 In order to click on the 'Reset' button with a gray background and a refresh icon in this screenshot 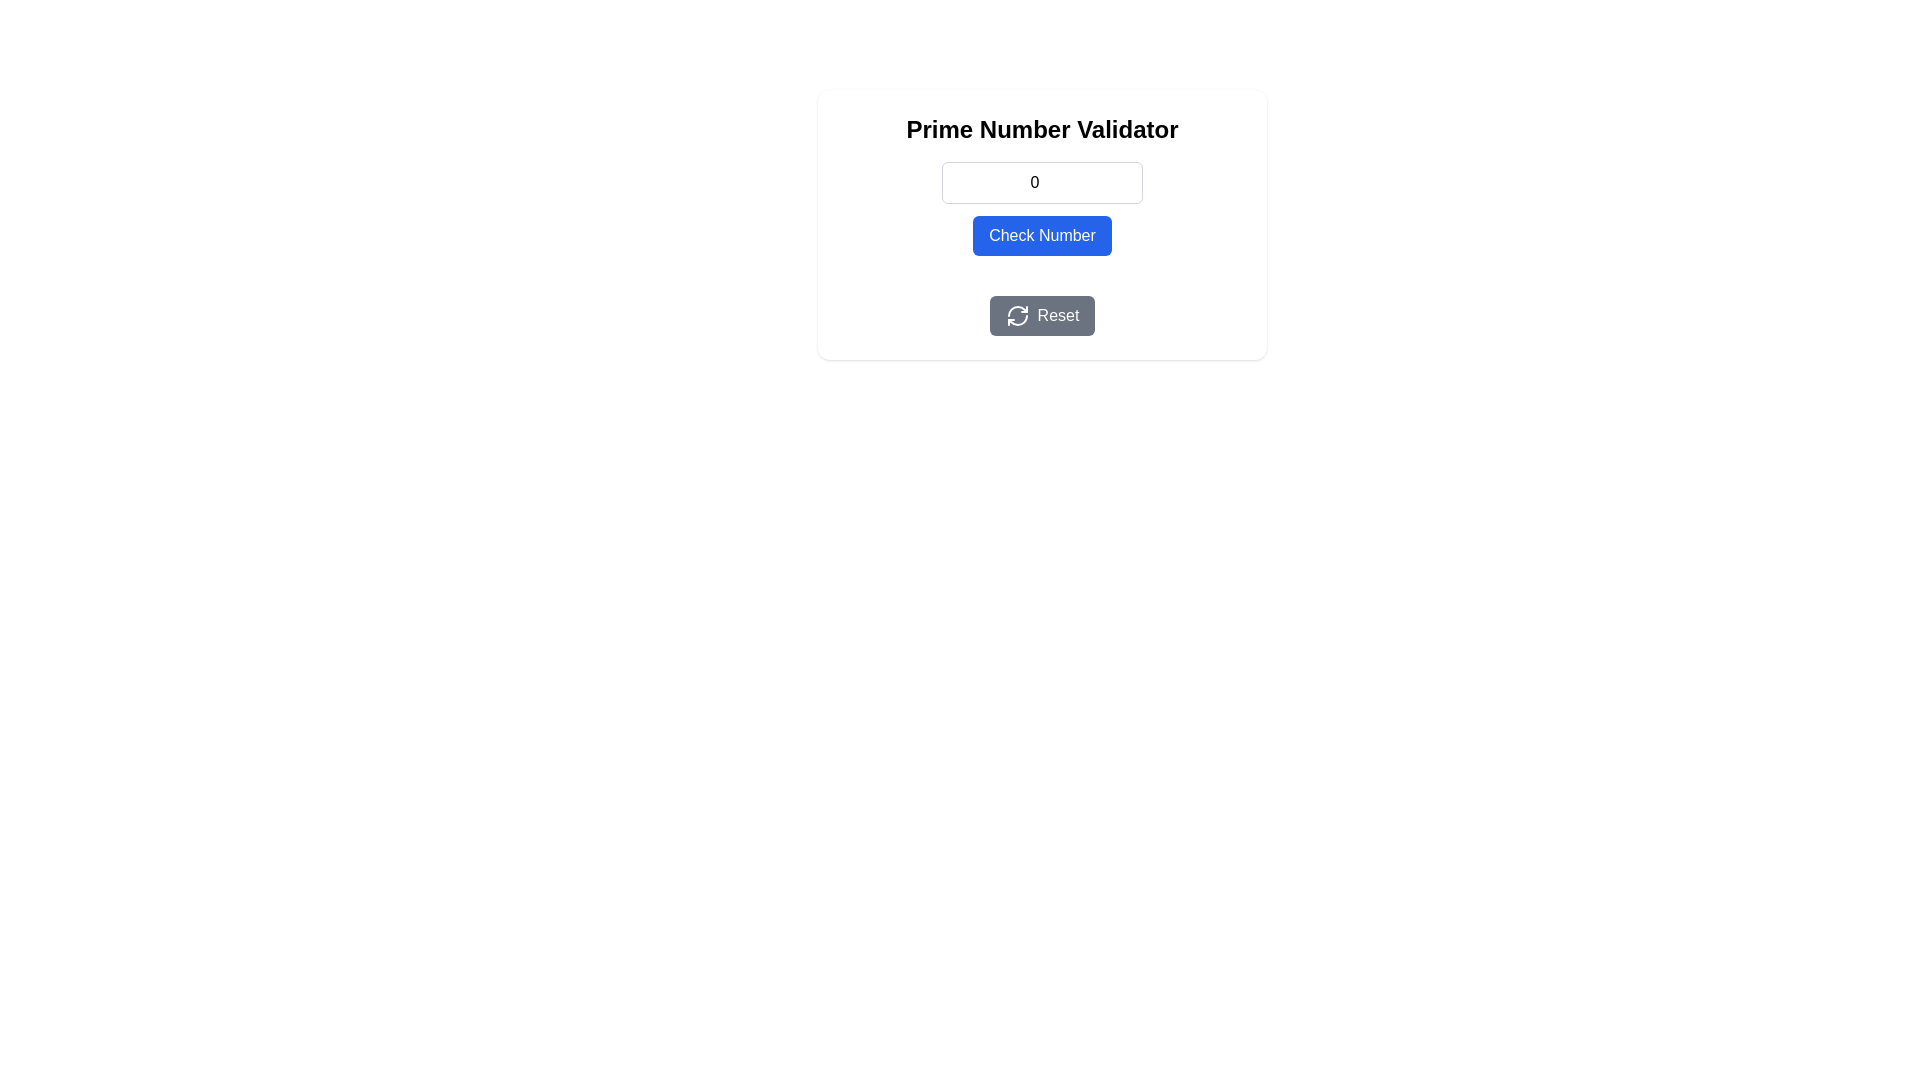, I will do `click(1041, 315)`.